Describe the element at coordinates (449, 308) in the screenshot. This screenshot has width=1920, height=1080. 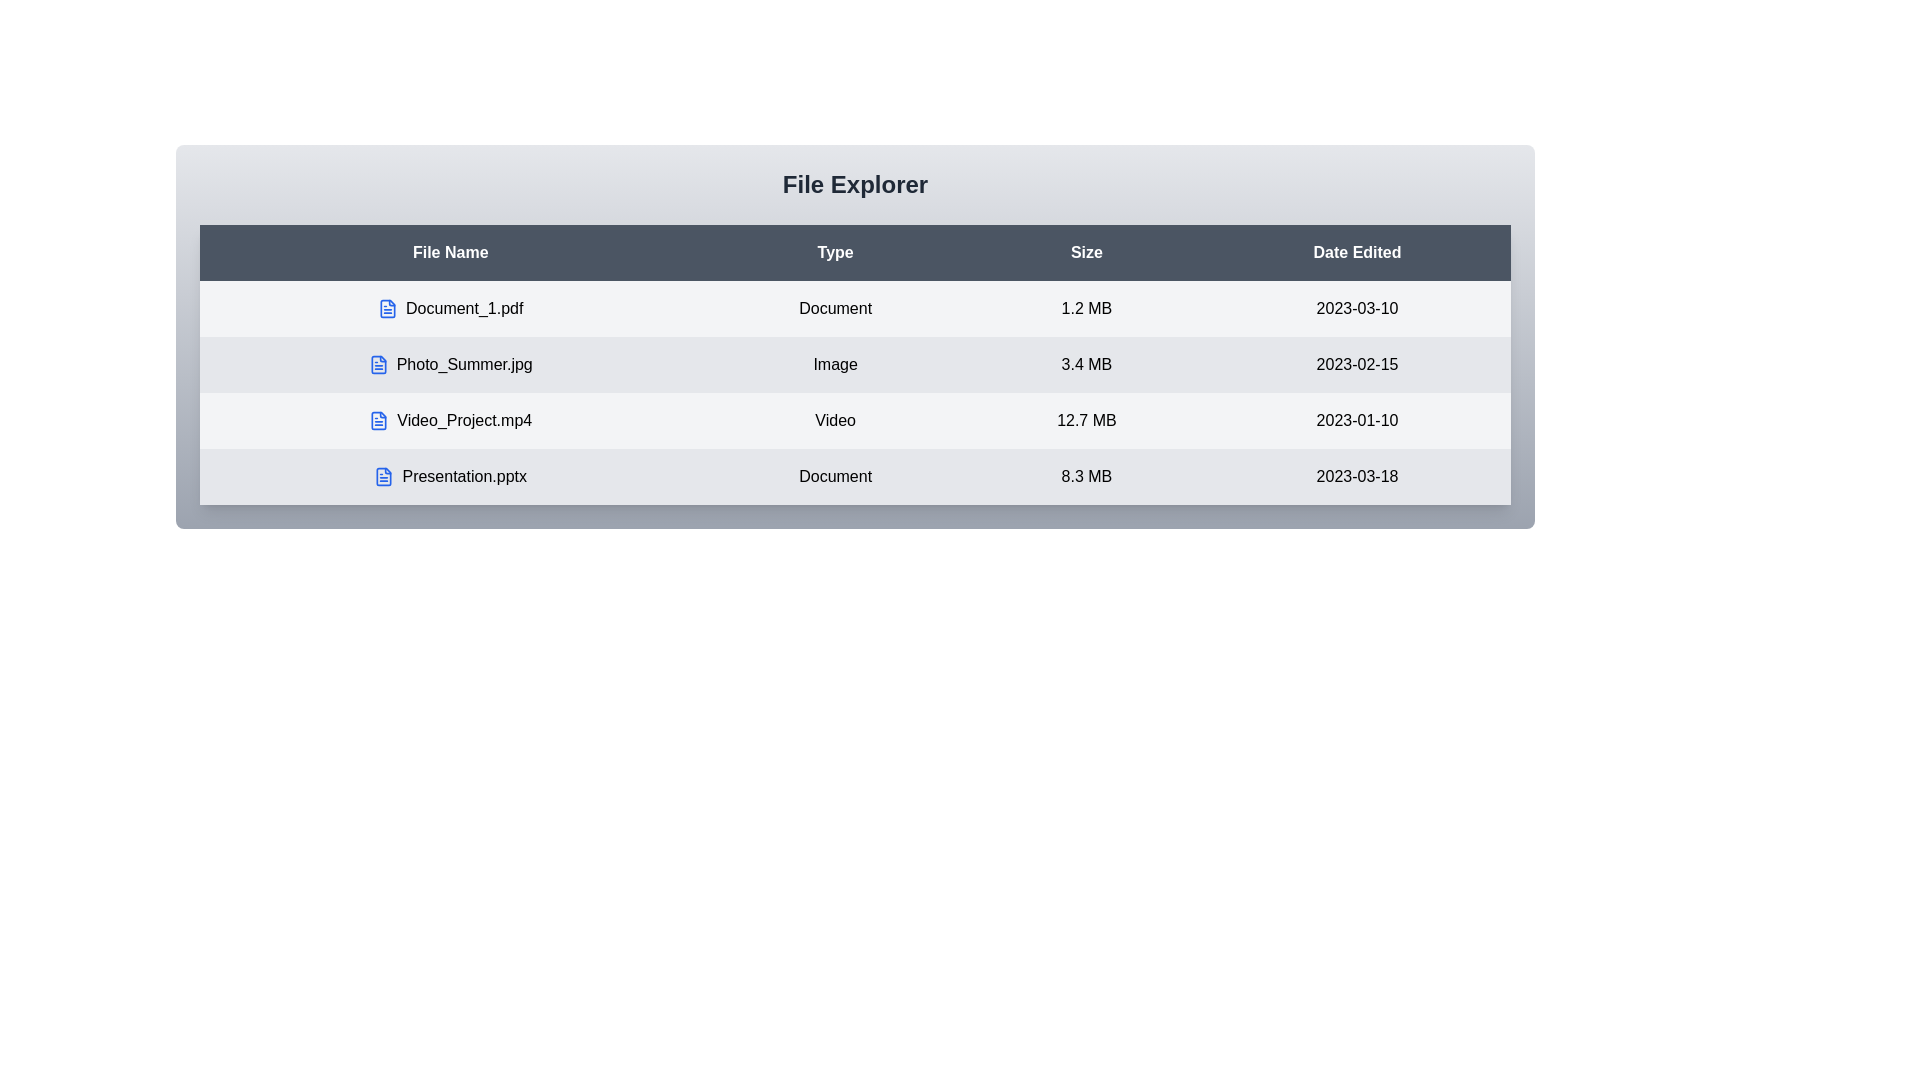
I see `the row corresponding to the file Document_1.pdf` at that location.